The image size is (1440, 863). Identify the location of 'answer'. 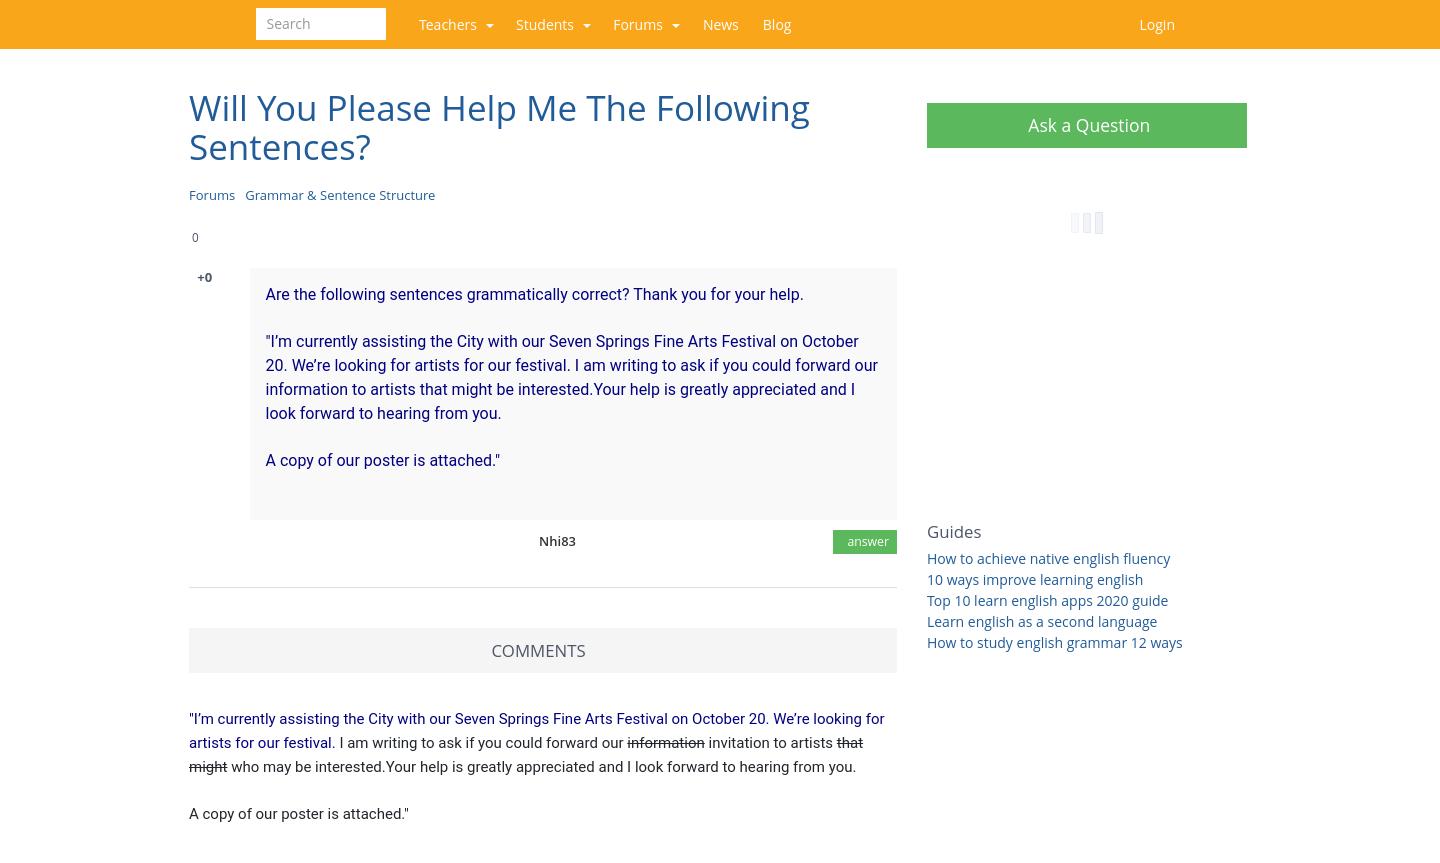
(863, 541).